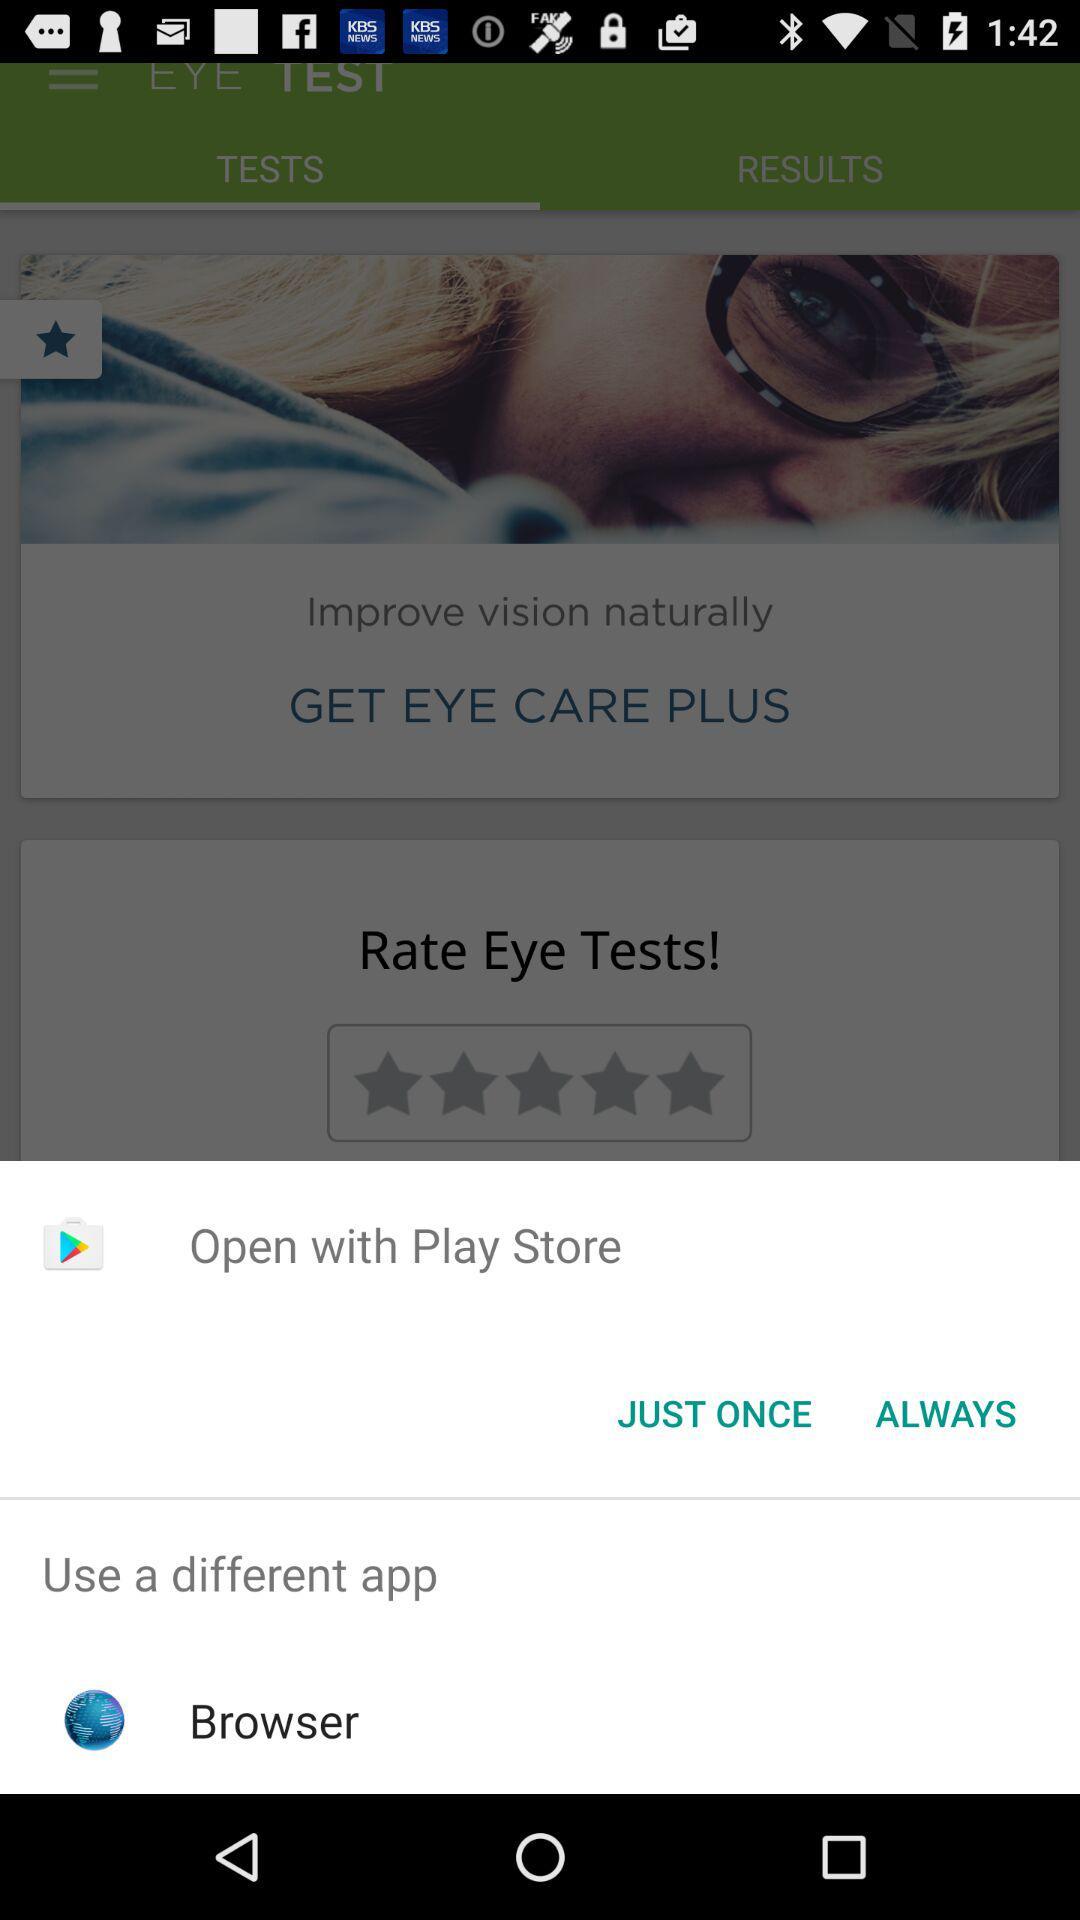  I want to click on the just once item, so click(713, 1411).